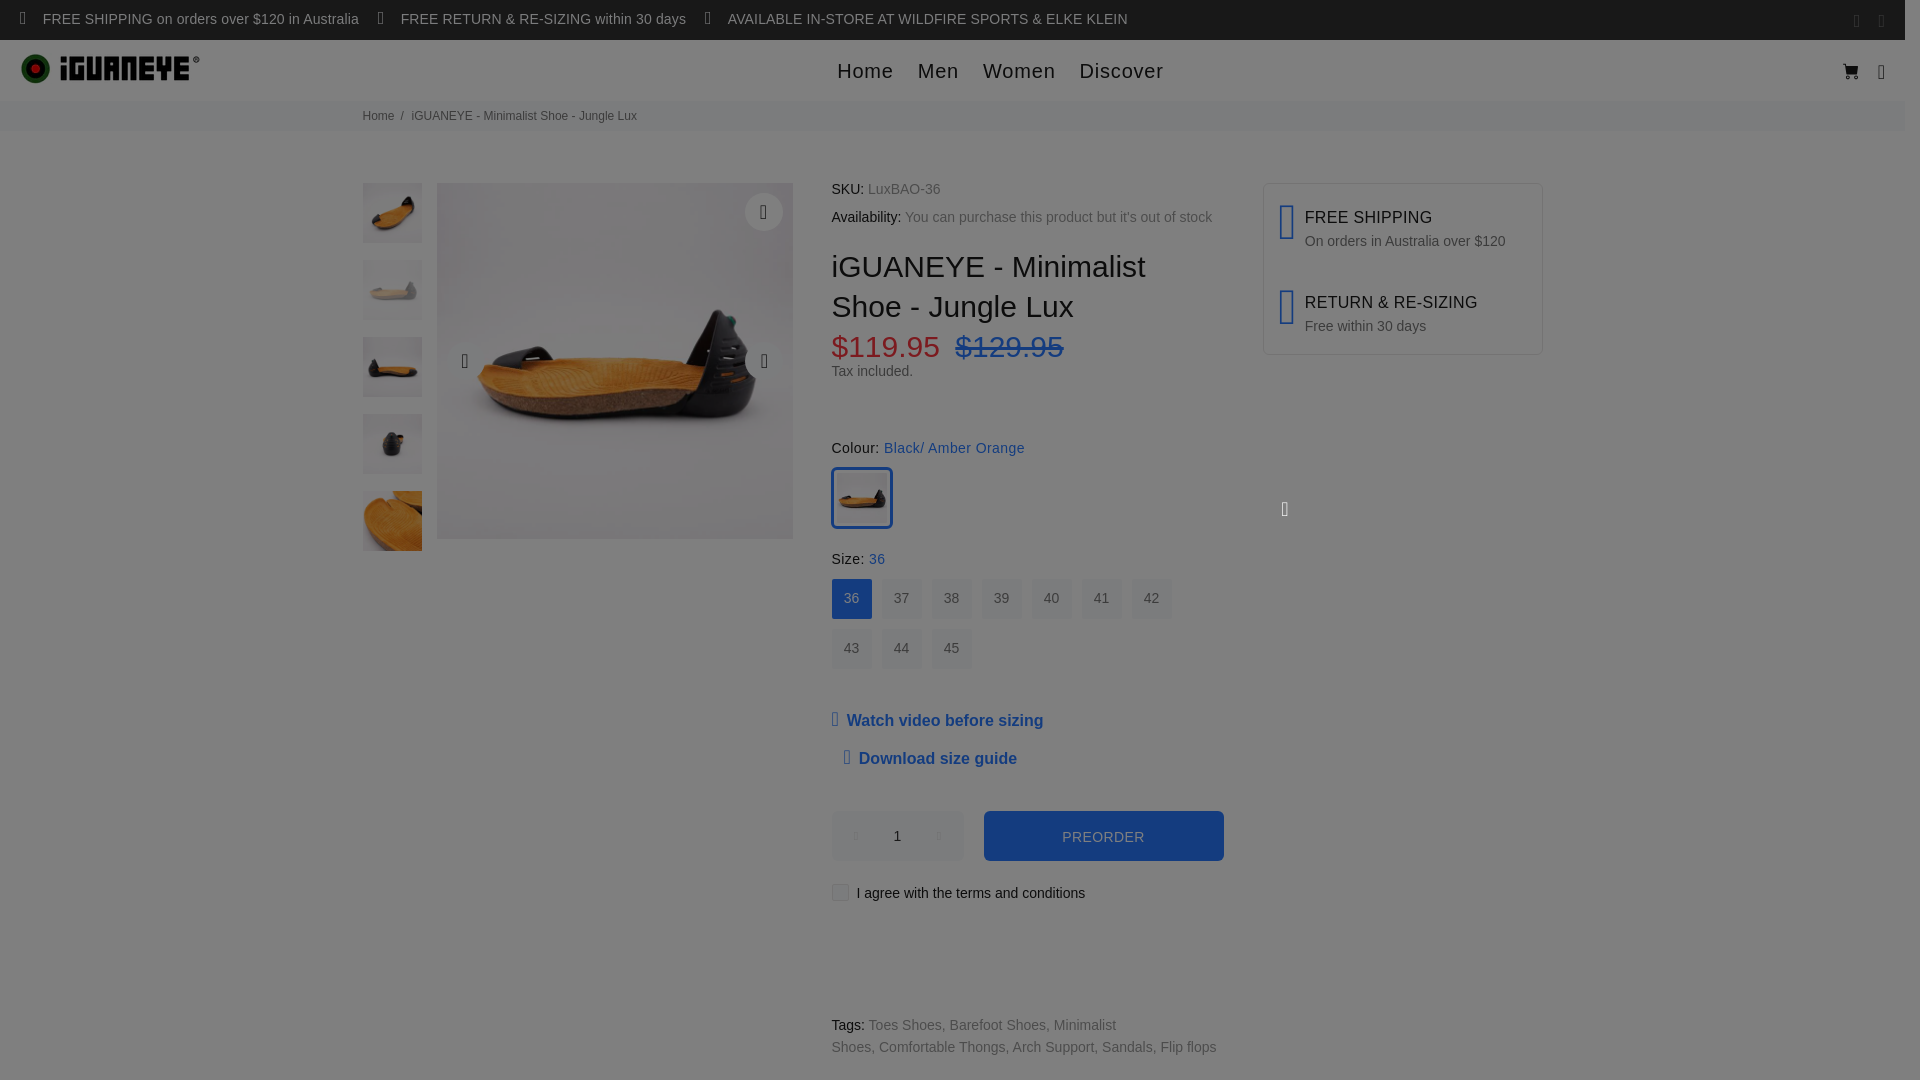 This screenshot has height=1080, width=1920. I want to click on 'Watch video before sizing', so click(831, 721).